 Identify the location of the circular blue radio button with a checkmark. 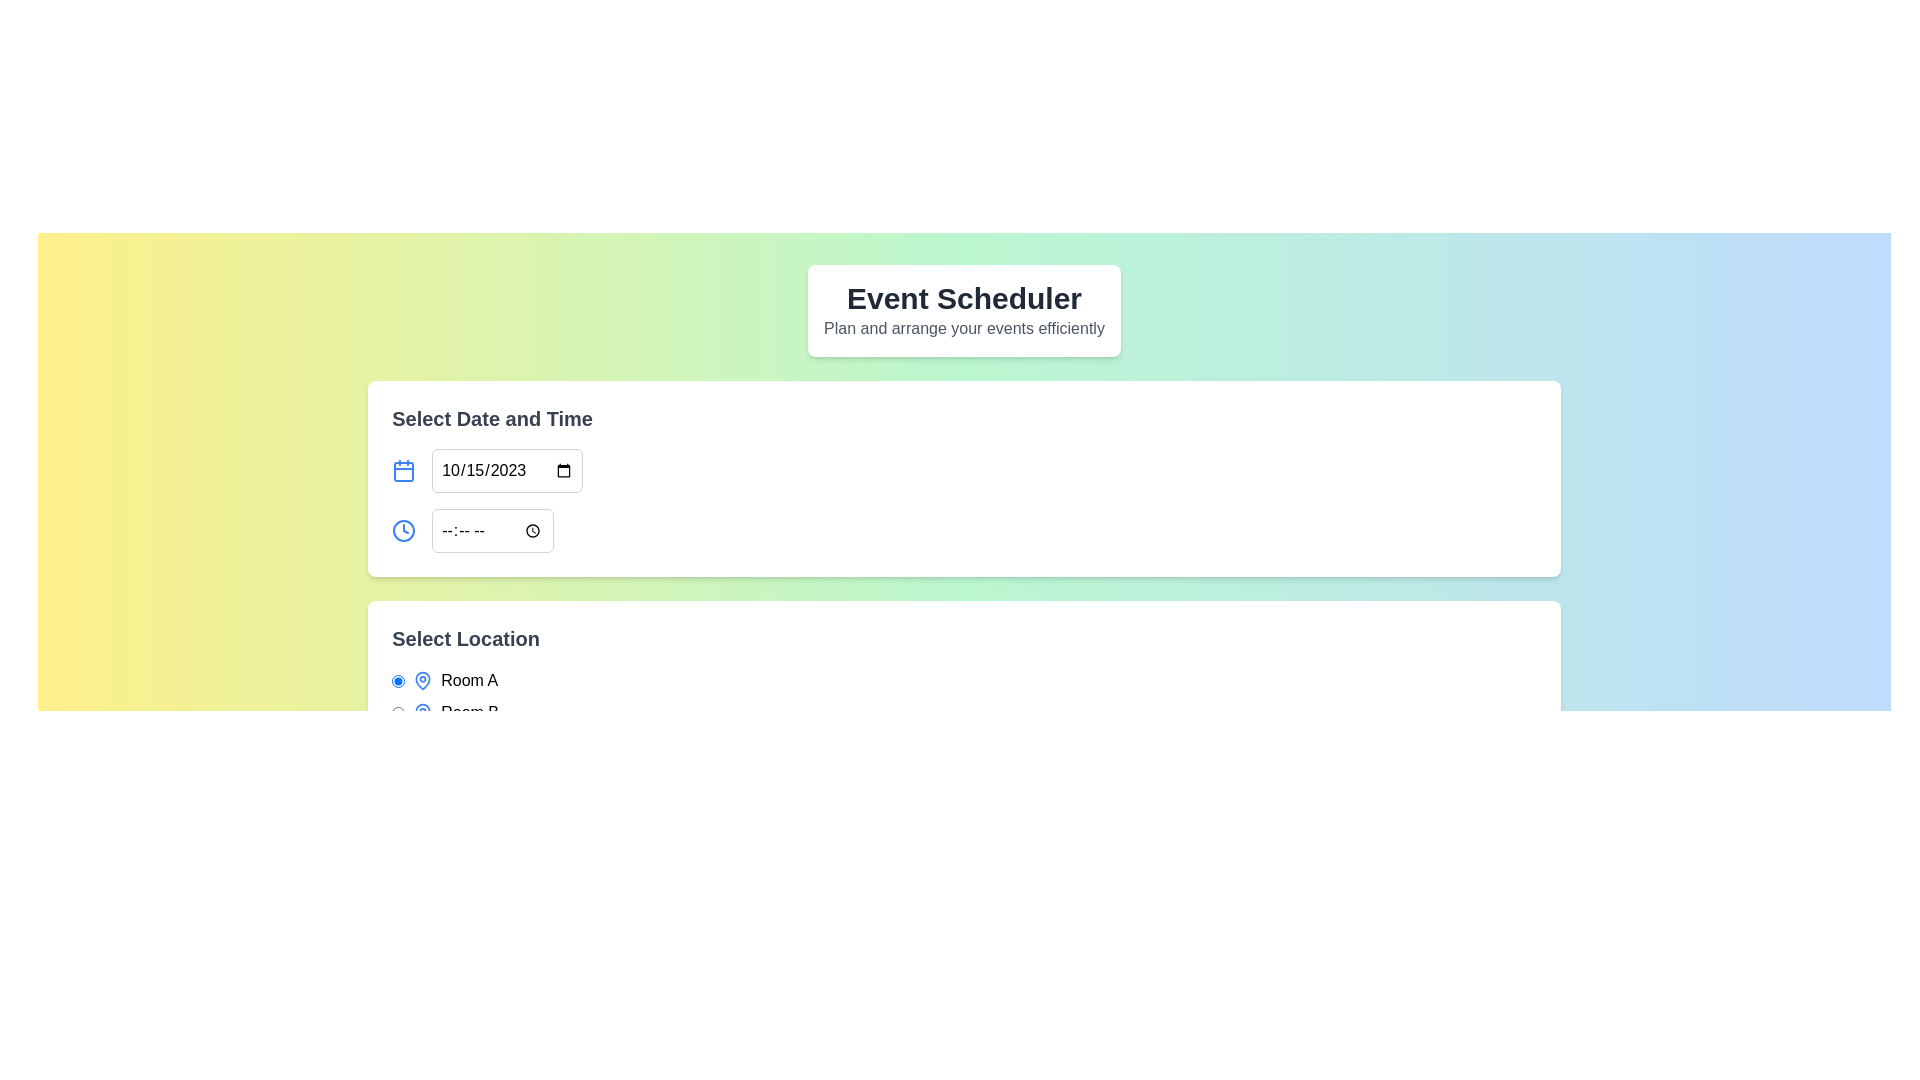
(398, 712).